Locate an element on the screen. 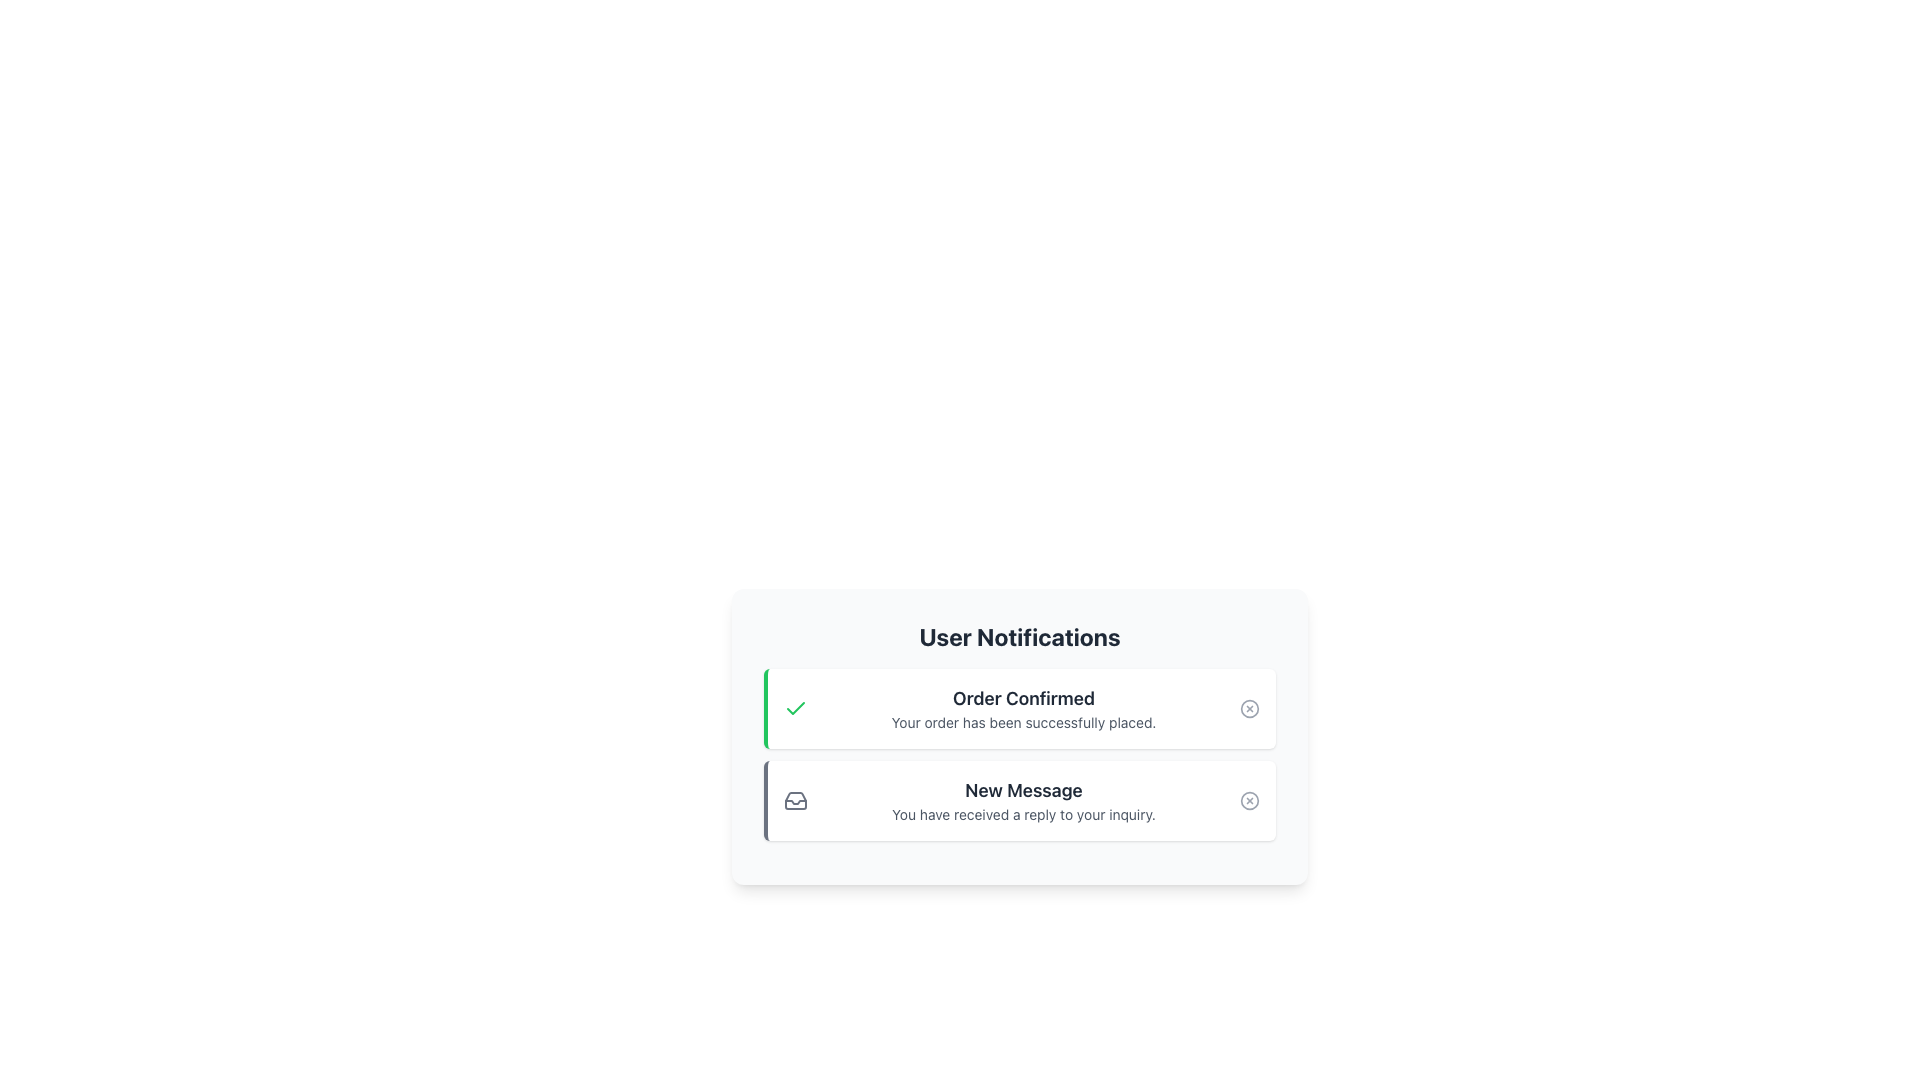 The image size is (1920, 1080). text from the Text Block element that displays 'Order Confirmed' and 'Your order has been successfully placed.' is located at coordinates (1023, 708).